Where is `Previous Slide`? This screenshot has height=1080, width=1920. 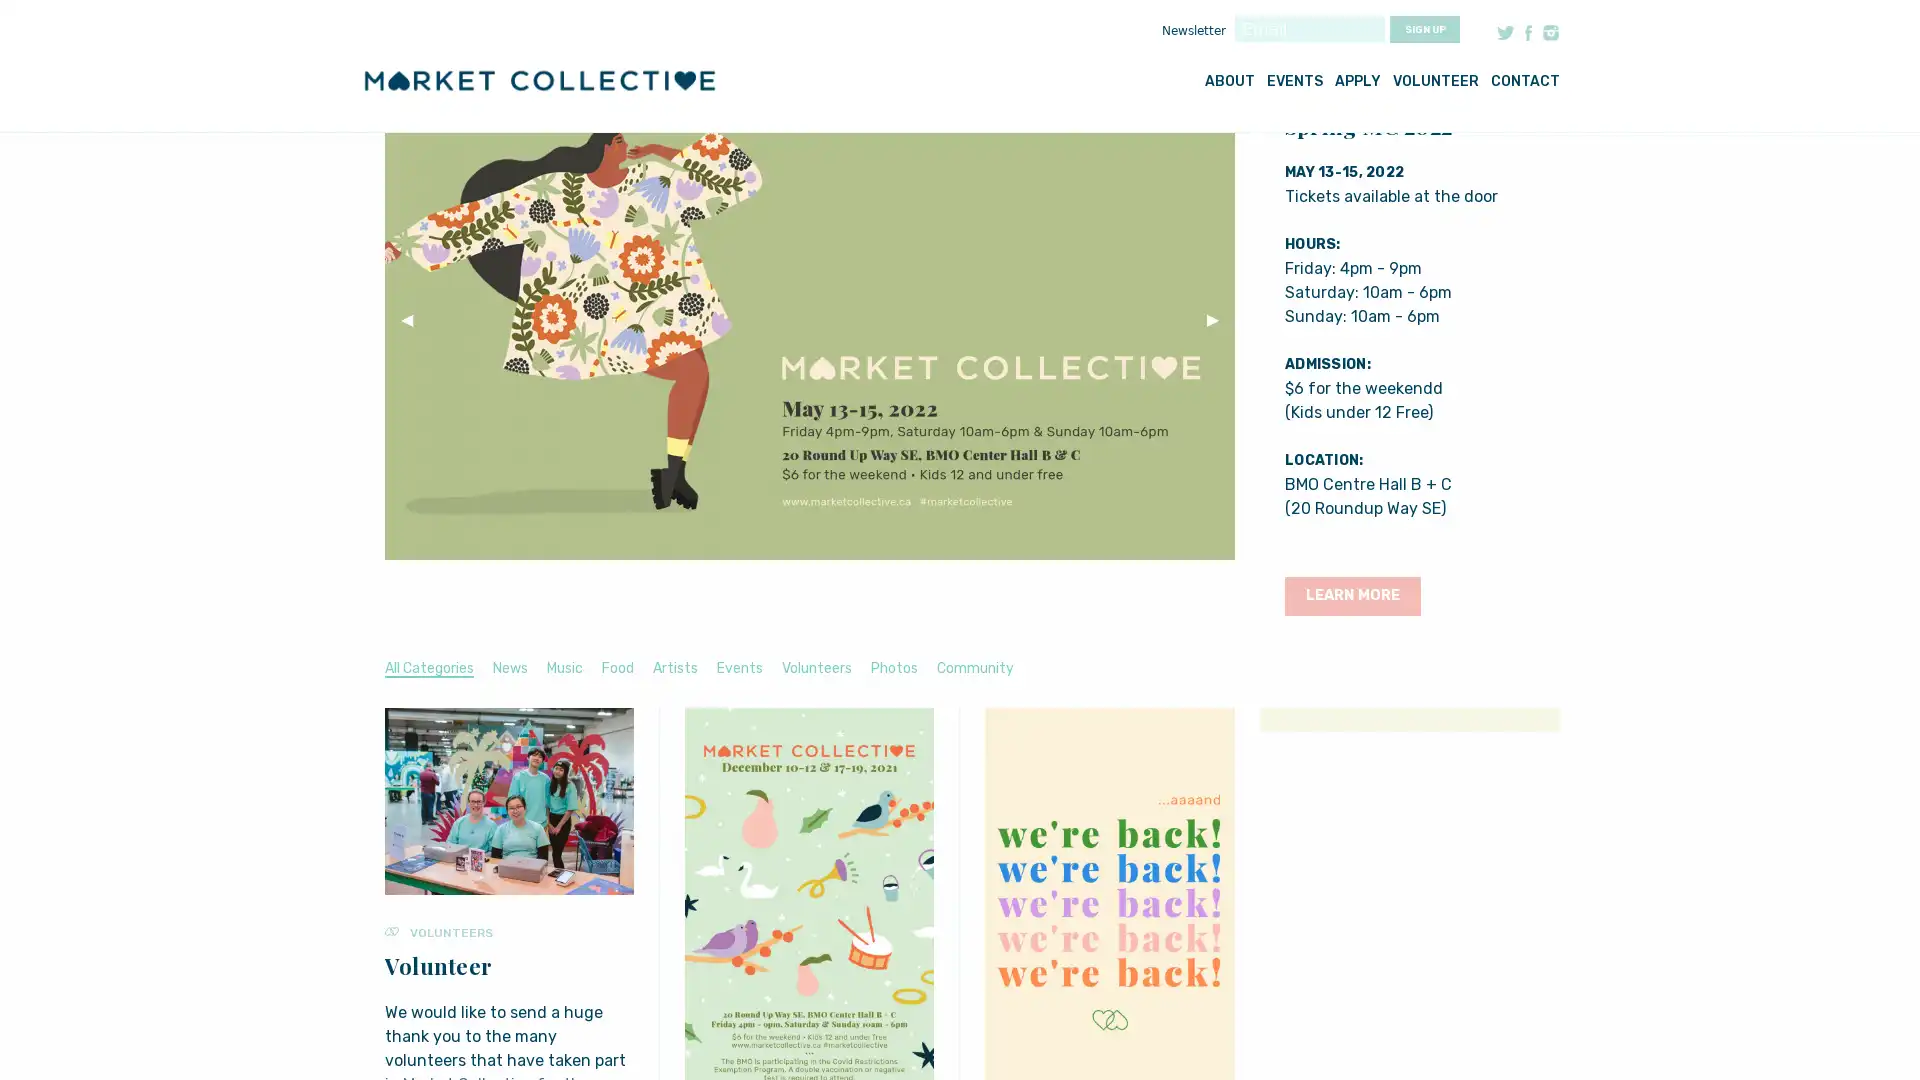
Previous Slide is located at coordinates (406, 319).